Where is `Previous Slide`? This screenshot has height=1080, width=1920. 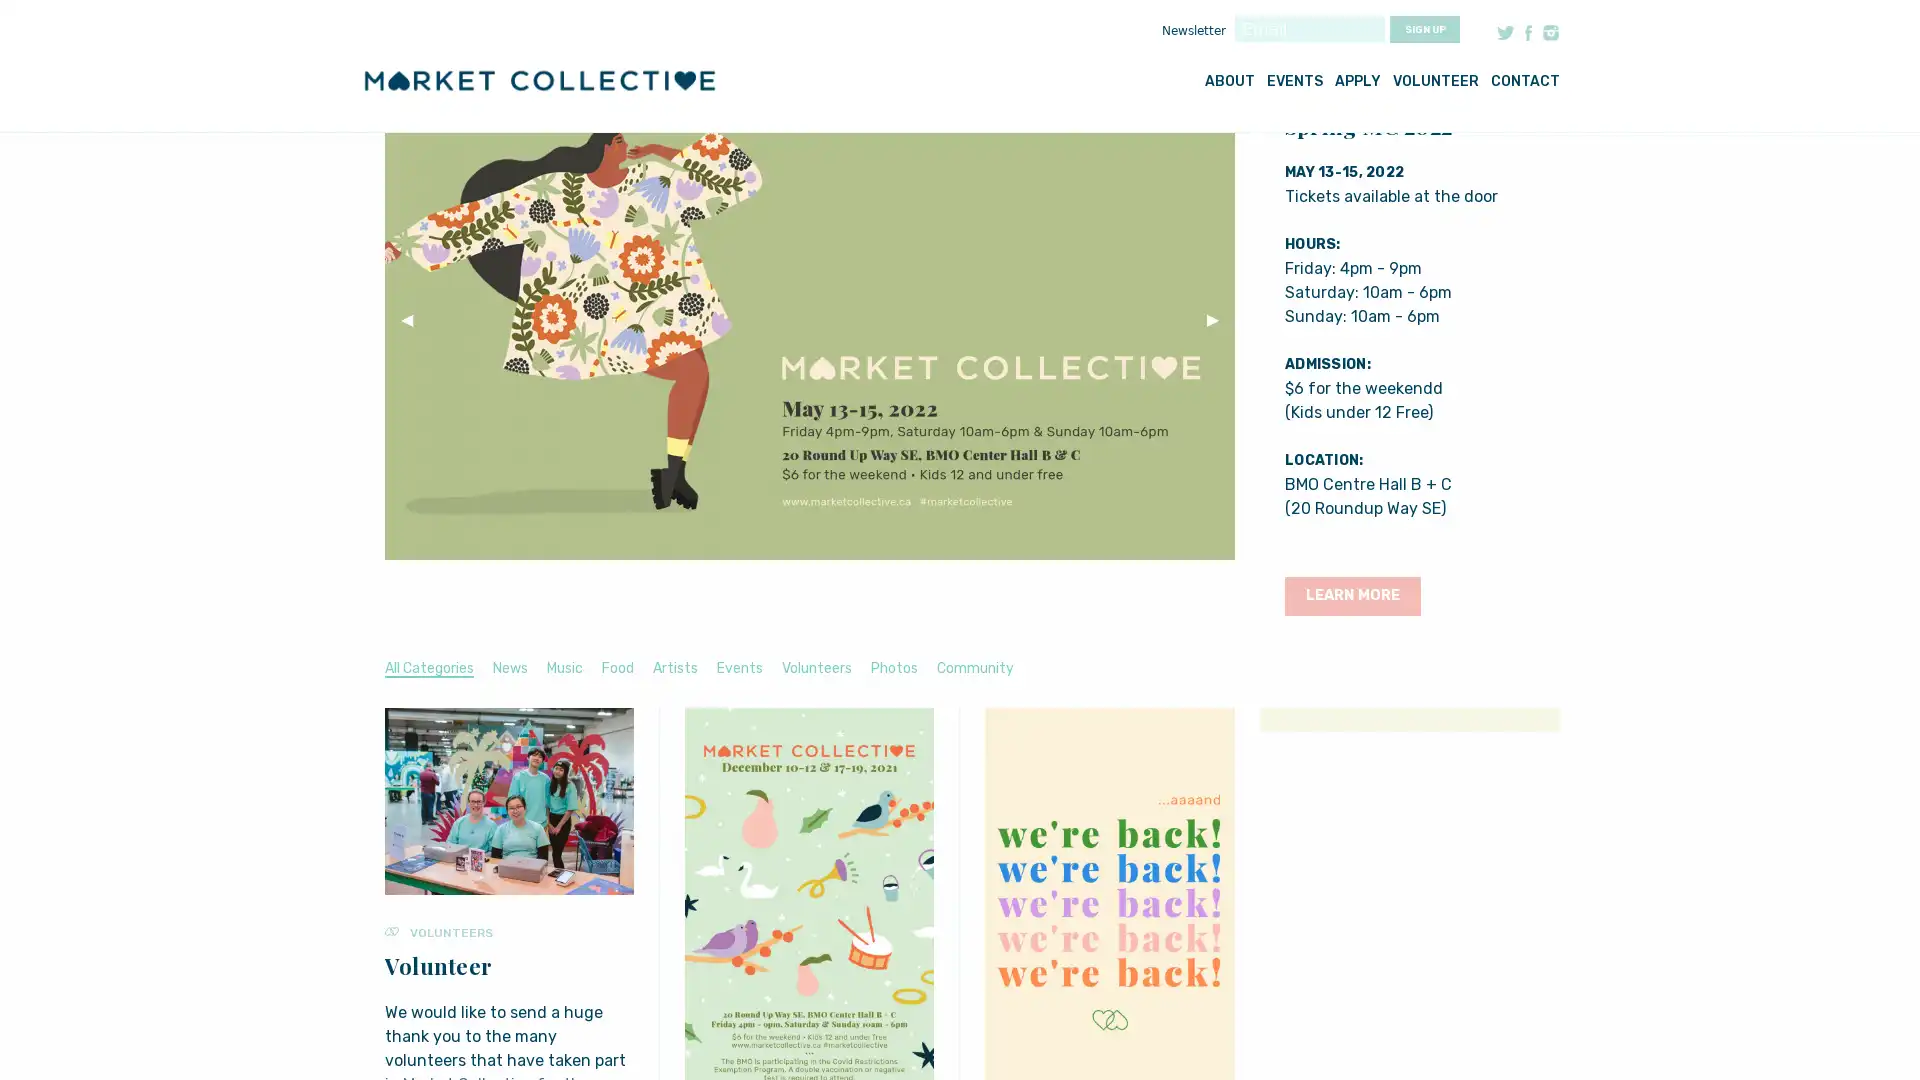
Previous Slide is located at coordinates (406, 319).